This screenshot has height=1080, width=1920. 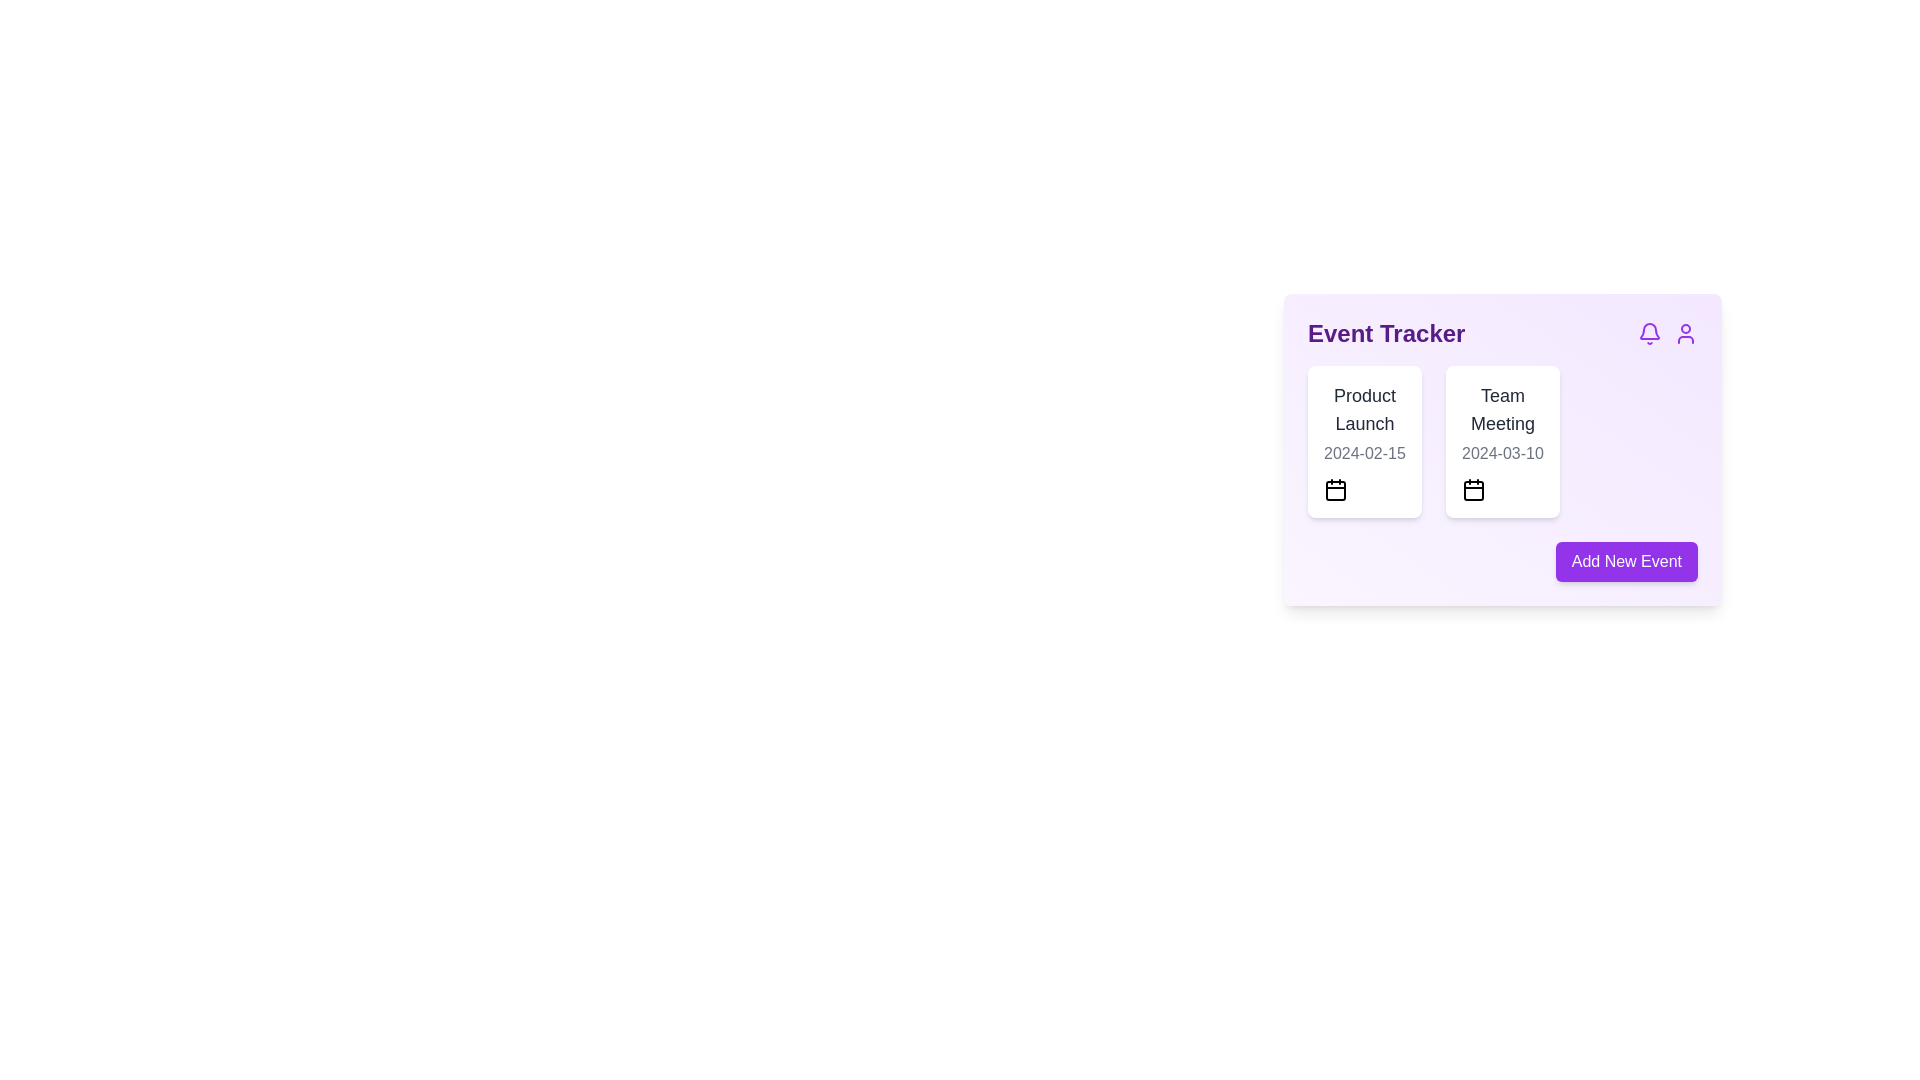 I want to click on the notification icon located in the top-right corner of the 'Event Tracker' area, so click(x=1668, y=333).